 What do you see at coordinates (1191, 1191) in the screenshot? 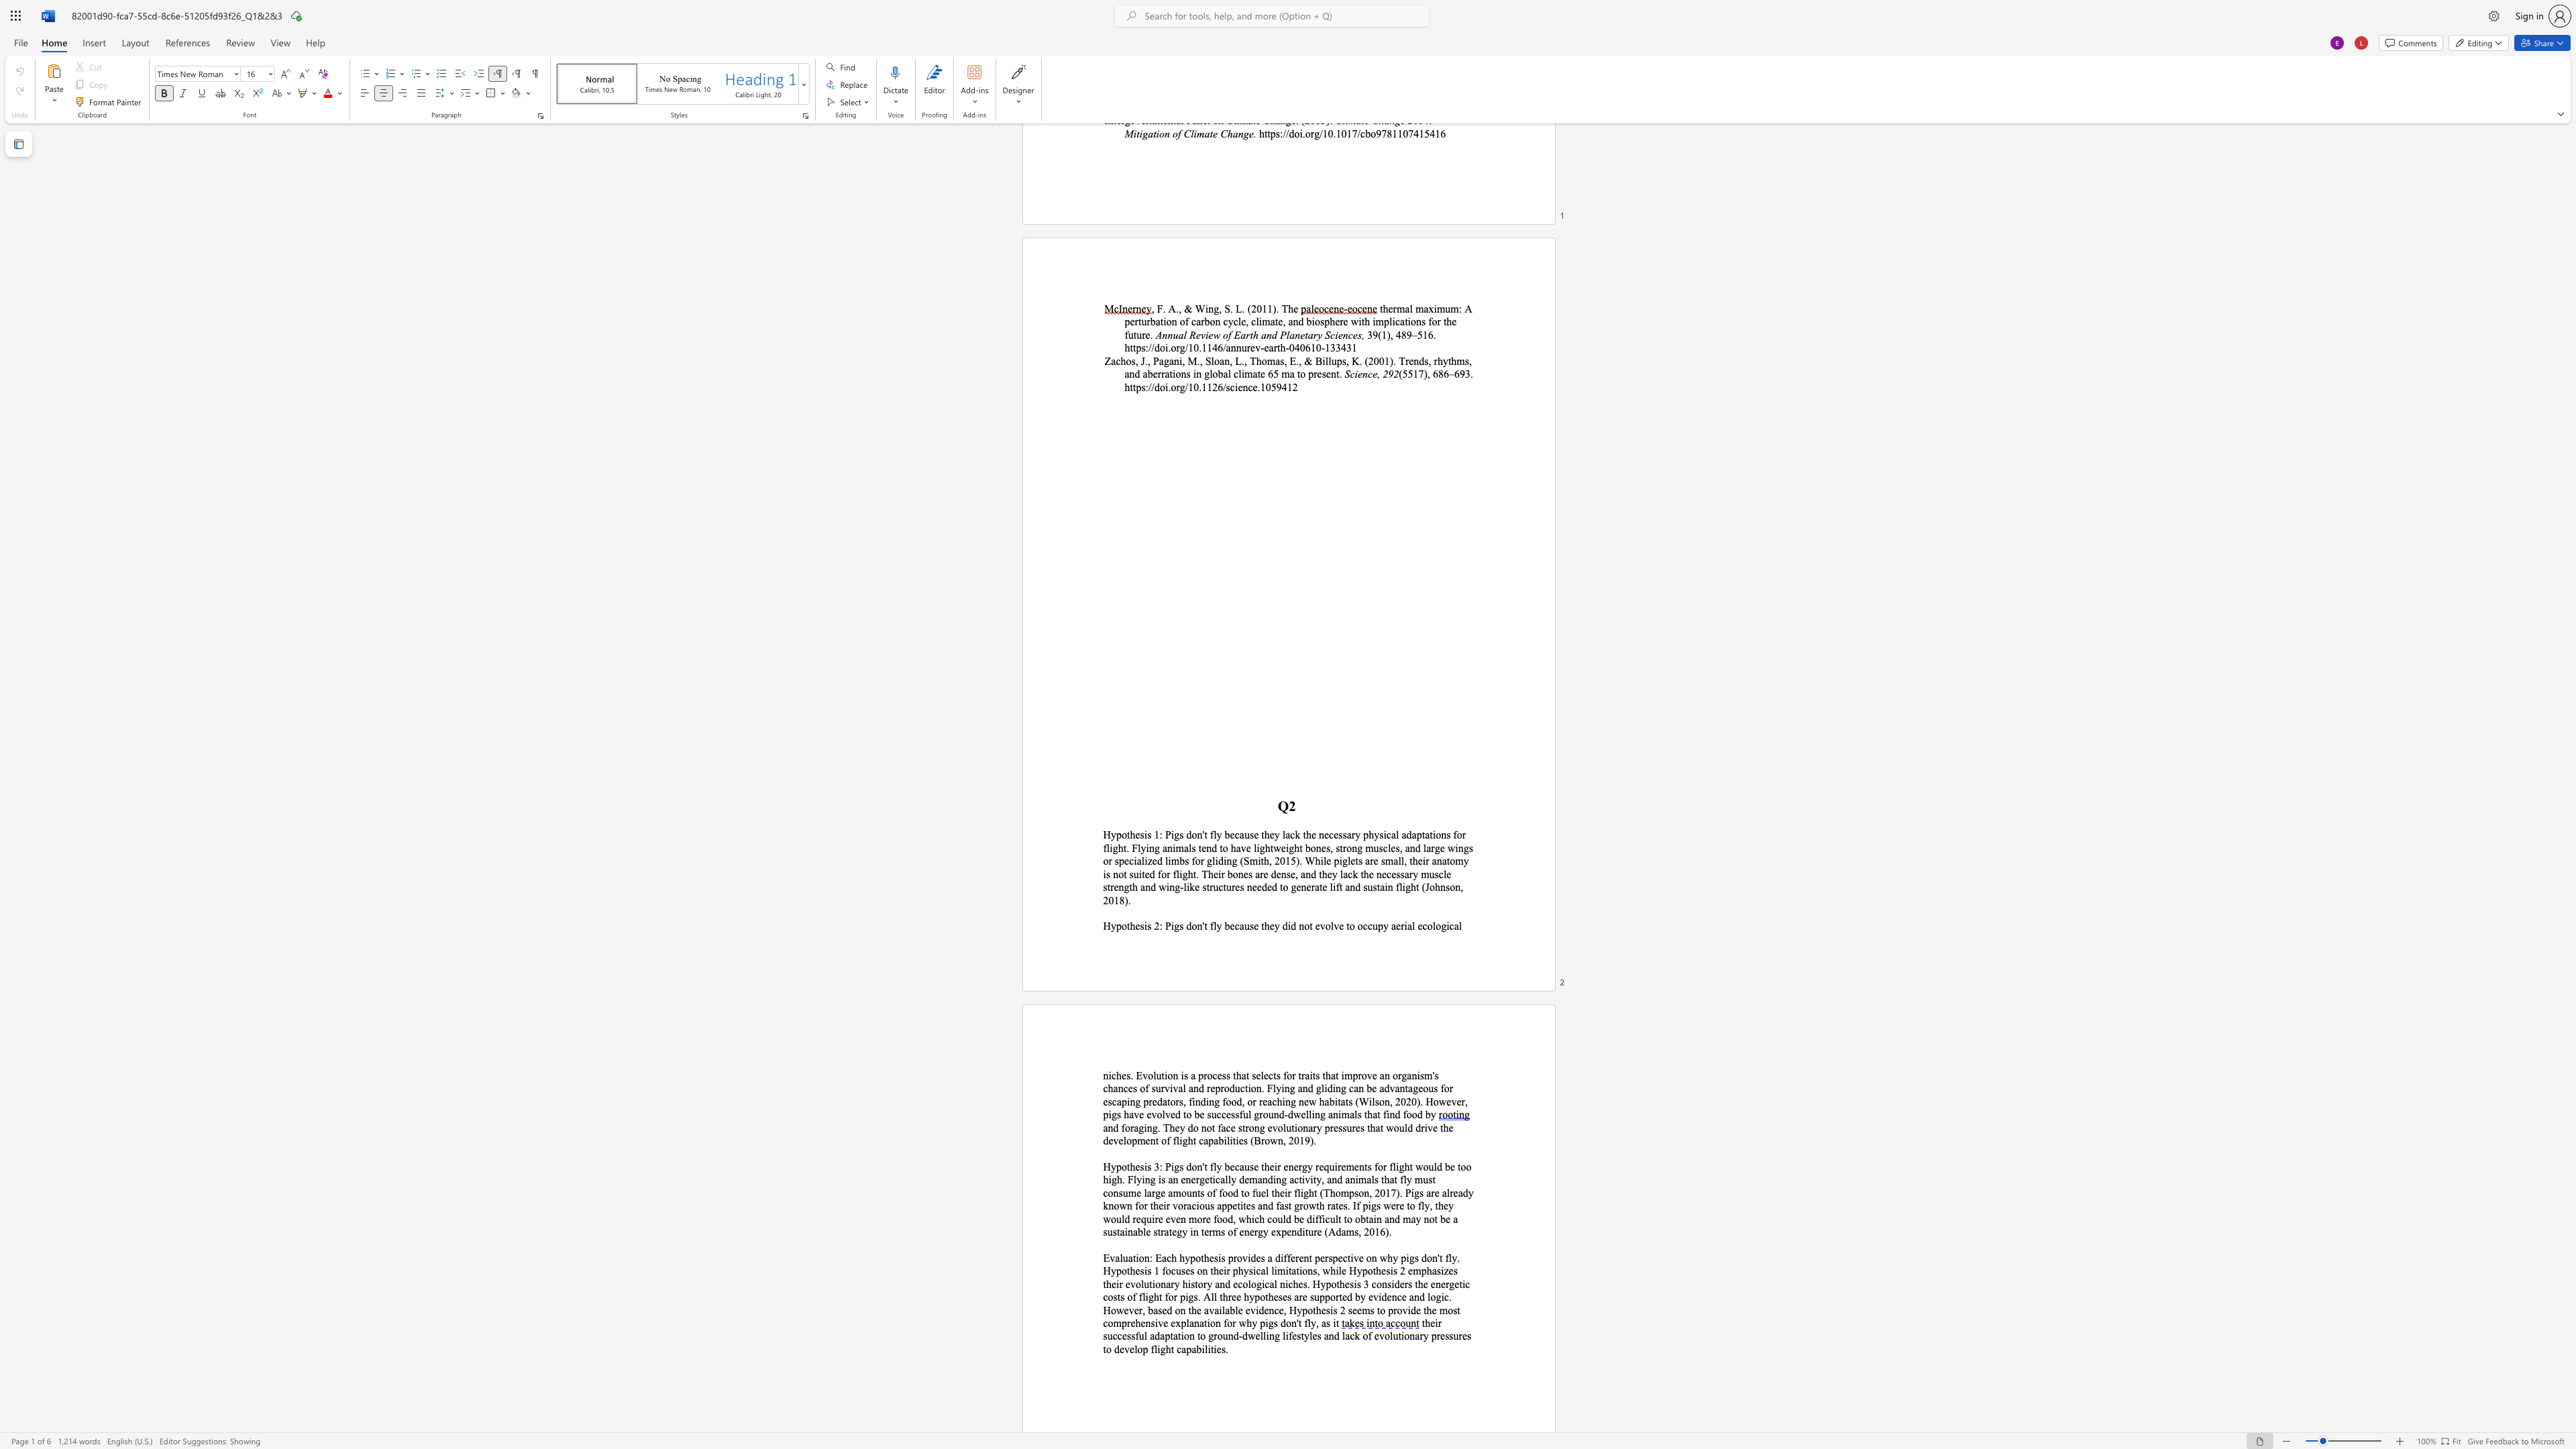
I see `the subset text "nt" within the text "large amounts"` at bounding box center [1191, 1191].